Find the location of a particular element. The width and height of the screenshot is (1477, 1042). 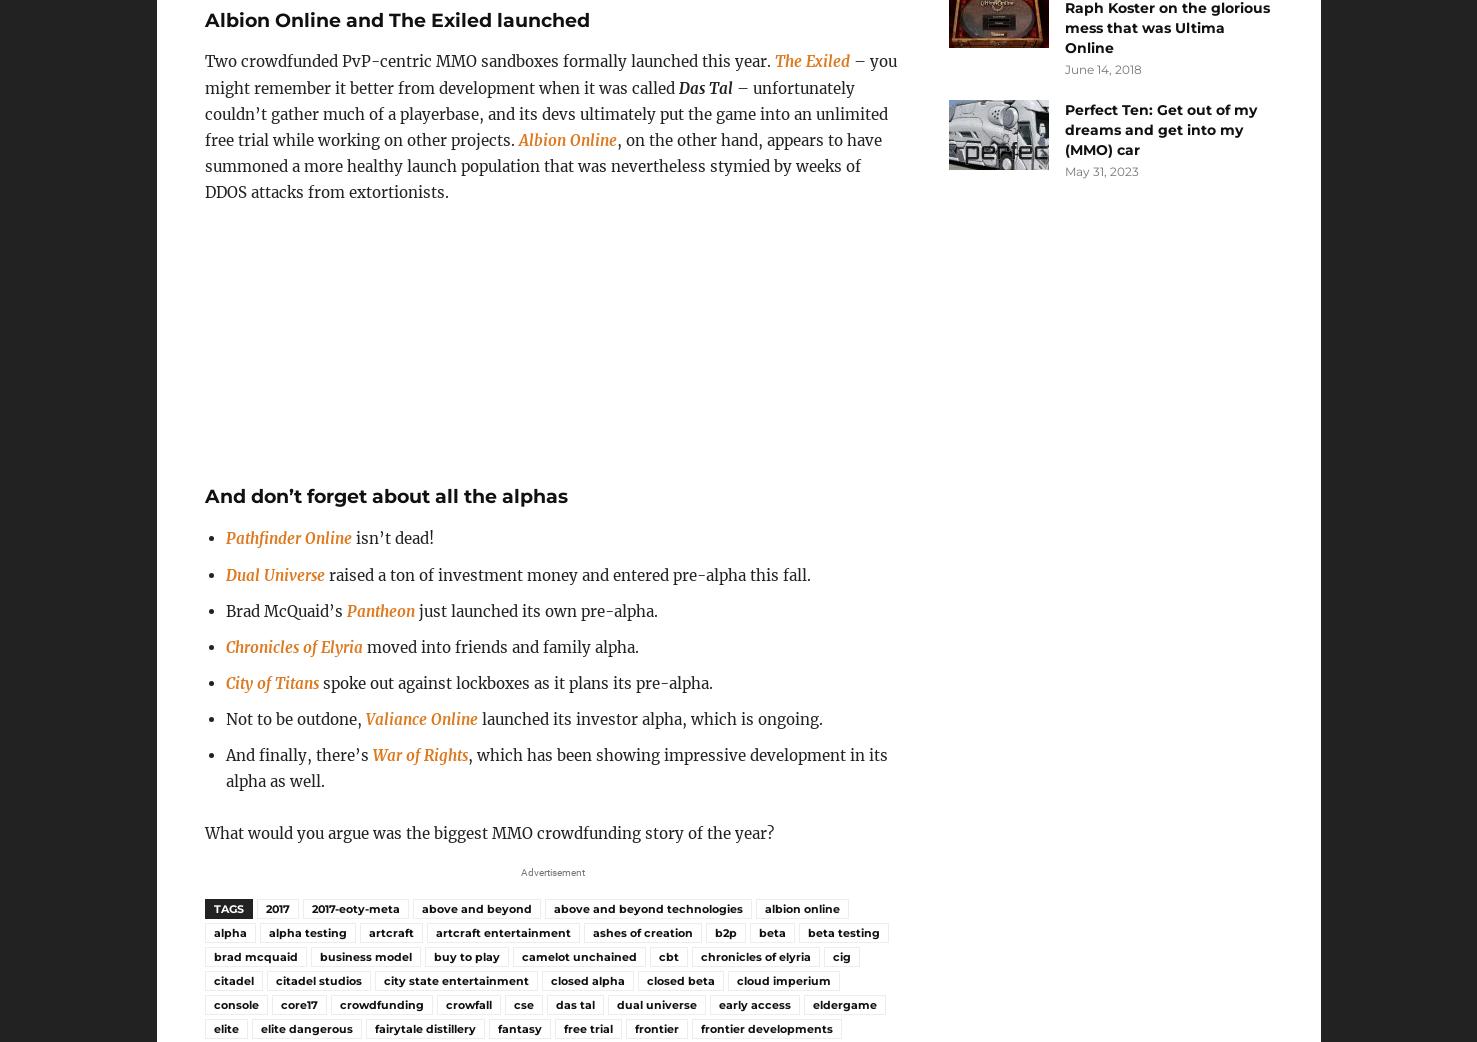

'Chronicles of Elyria' is located at coordinates (224, 646).